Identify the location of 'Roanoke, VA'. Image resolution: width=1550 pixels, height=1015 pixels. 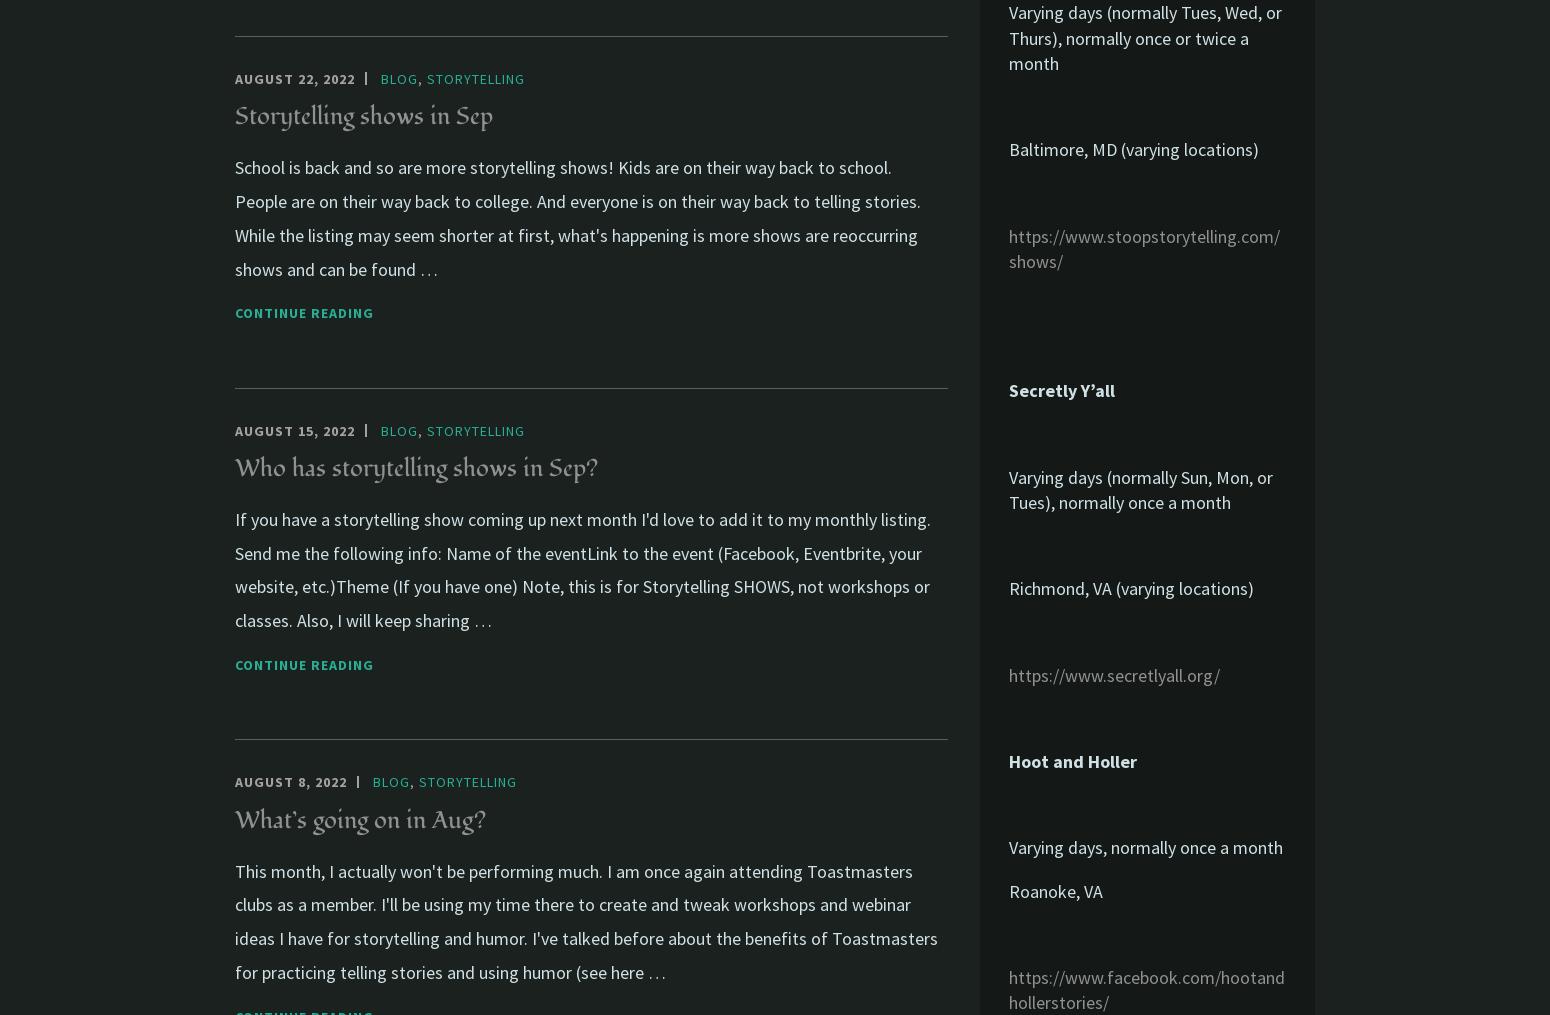
(1056, 889).